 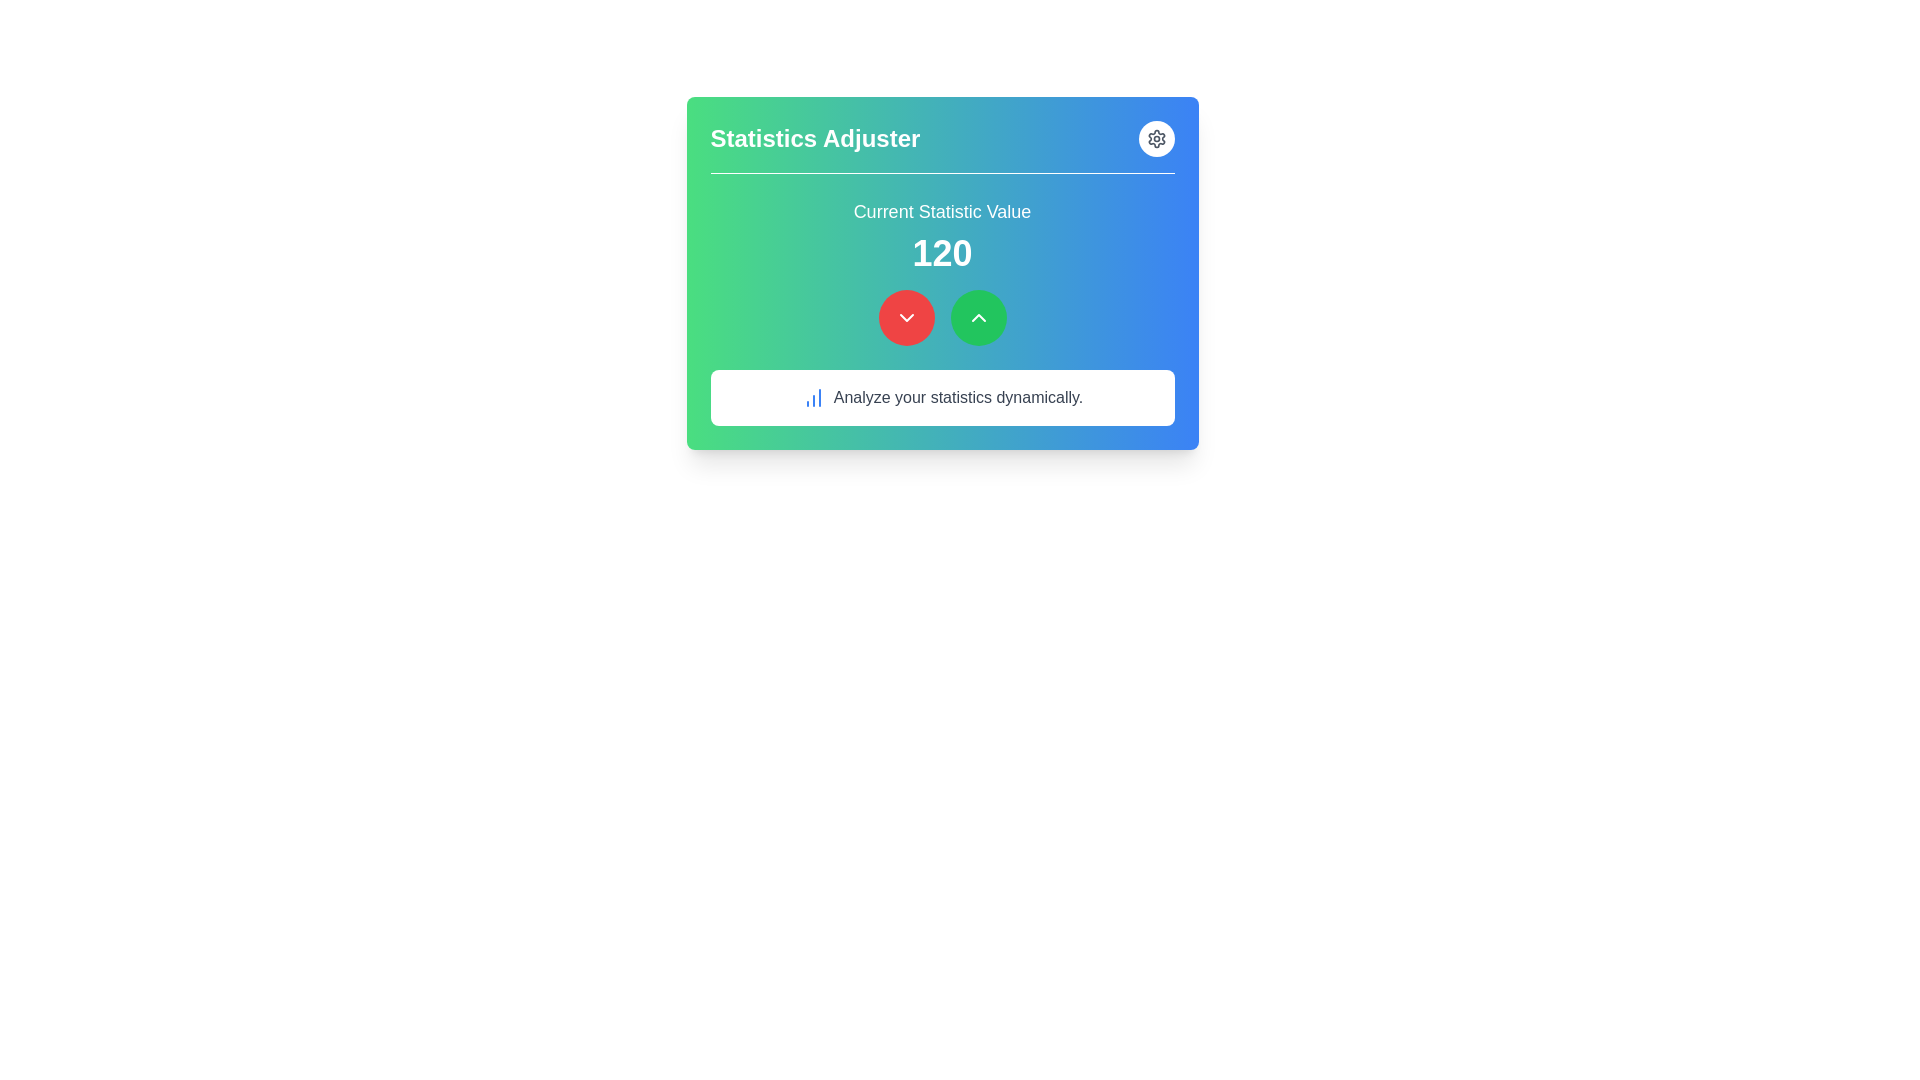 What do you see at coordinates (813, 397) in the screenshot?
I see `the icon that represents 'Analyze your statistics dynamically,' located at the bottom left of the card` at bounding box center [813, 397].